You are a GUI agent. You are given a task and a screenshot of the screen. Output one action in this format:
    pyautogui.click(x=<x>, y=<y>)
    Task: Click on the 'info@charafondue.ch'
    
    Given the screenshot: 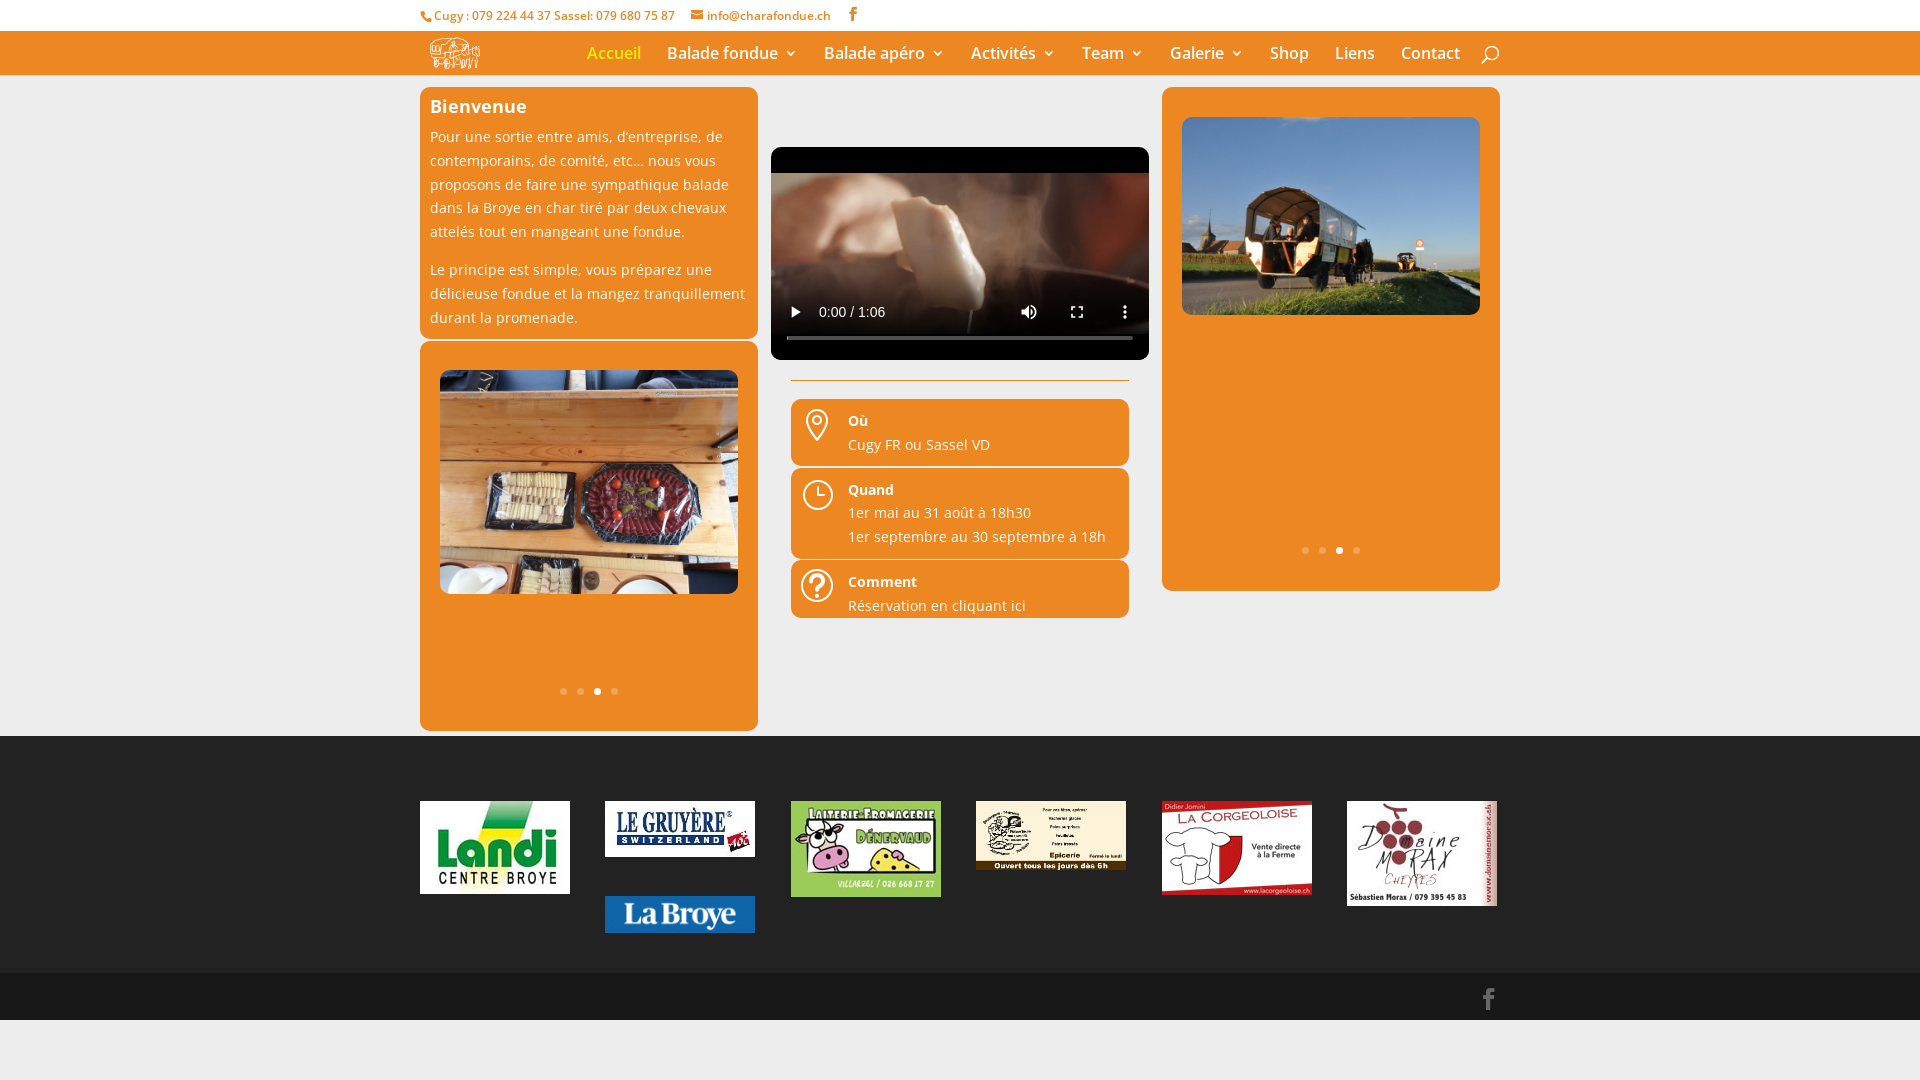 What is the action you would take?
    pyautogui.click(x=760, y=15)
    